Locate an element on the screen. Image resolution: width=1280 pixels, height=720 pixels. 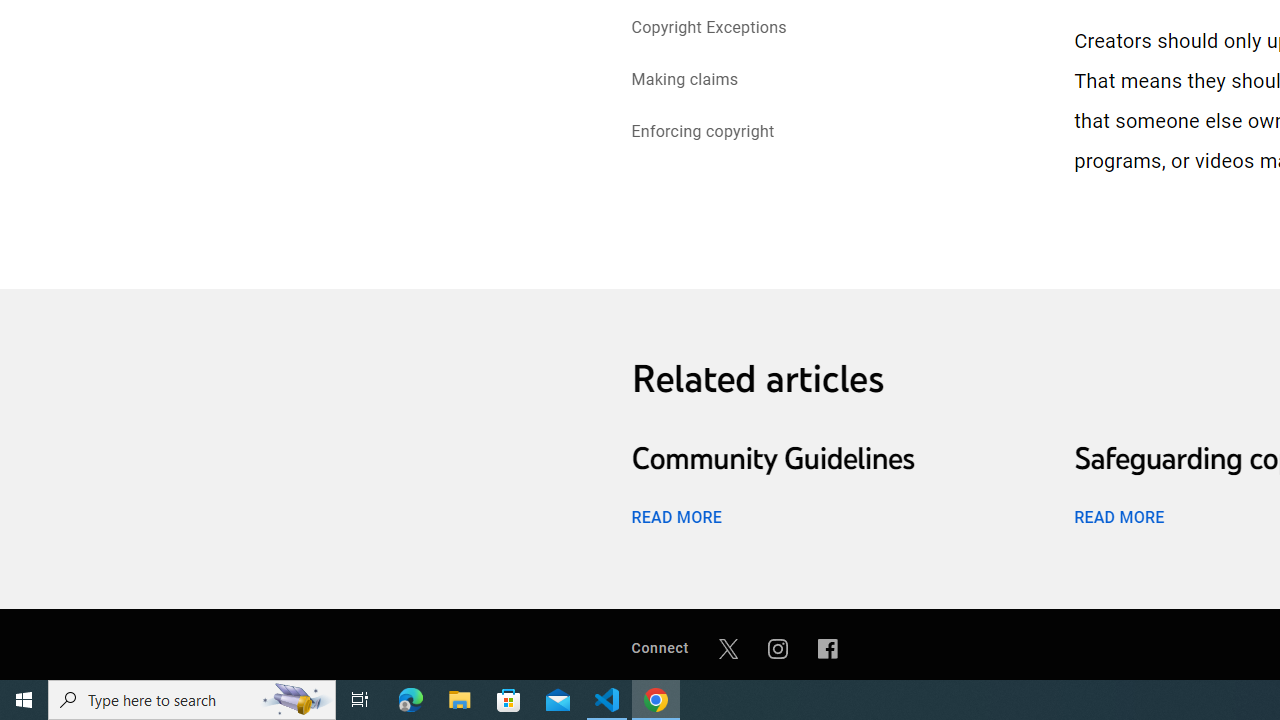
'Twitter' is located at coordinates (727, 648).